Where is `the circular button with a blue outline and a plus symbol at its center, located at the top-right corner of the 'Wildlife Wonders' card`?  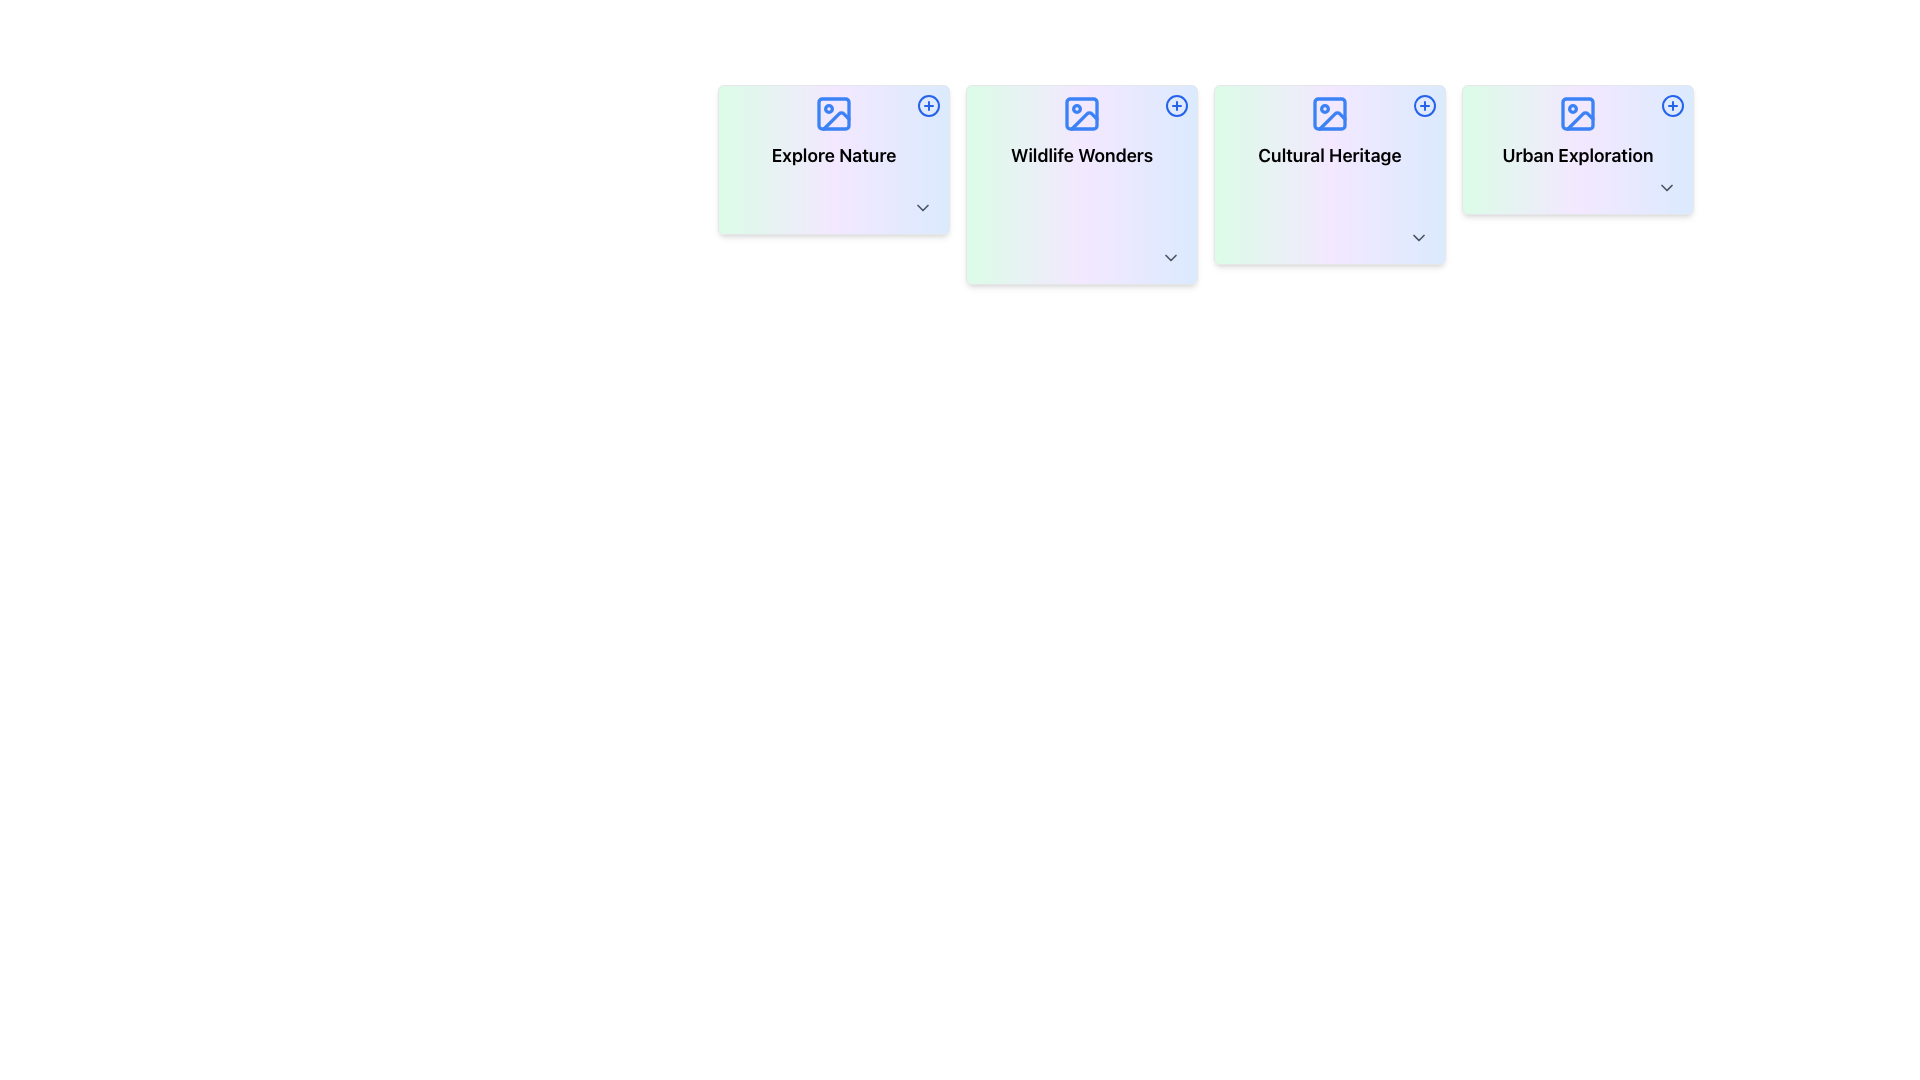
the circular button with a blue outline and a plus symbol at its center, located at the top-right corner of the 'Wildlife Wonders' card is located at coordinates (1176, 105).